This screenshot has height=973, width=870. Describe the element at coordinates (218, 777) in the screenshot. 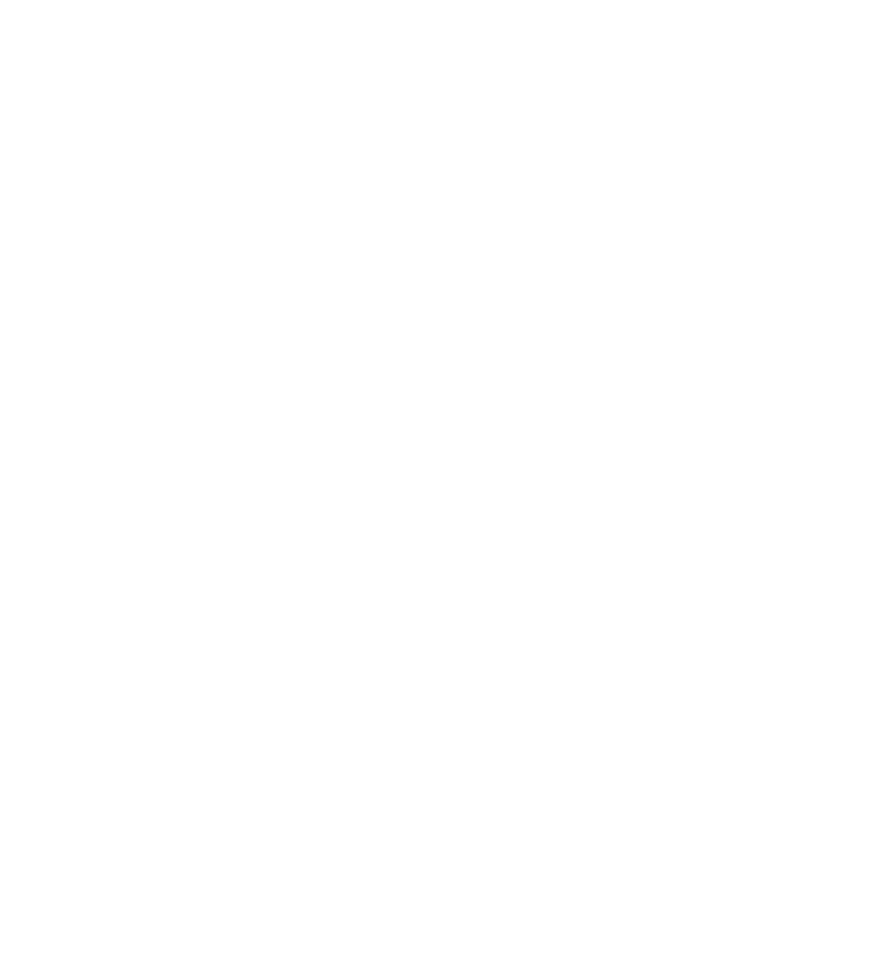

I see `'Microphones'` at that location.